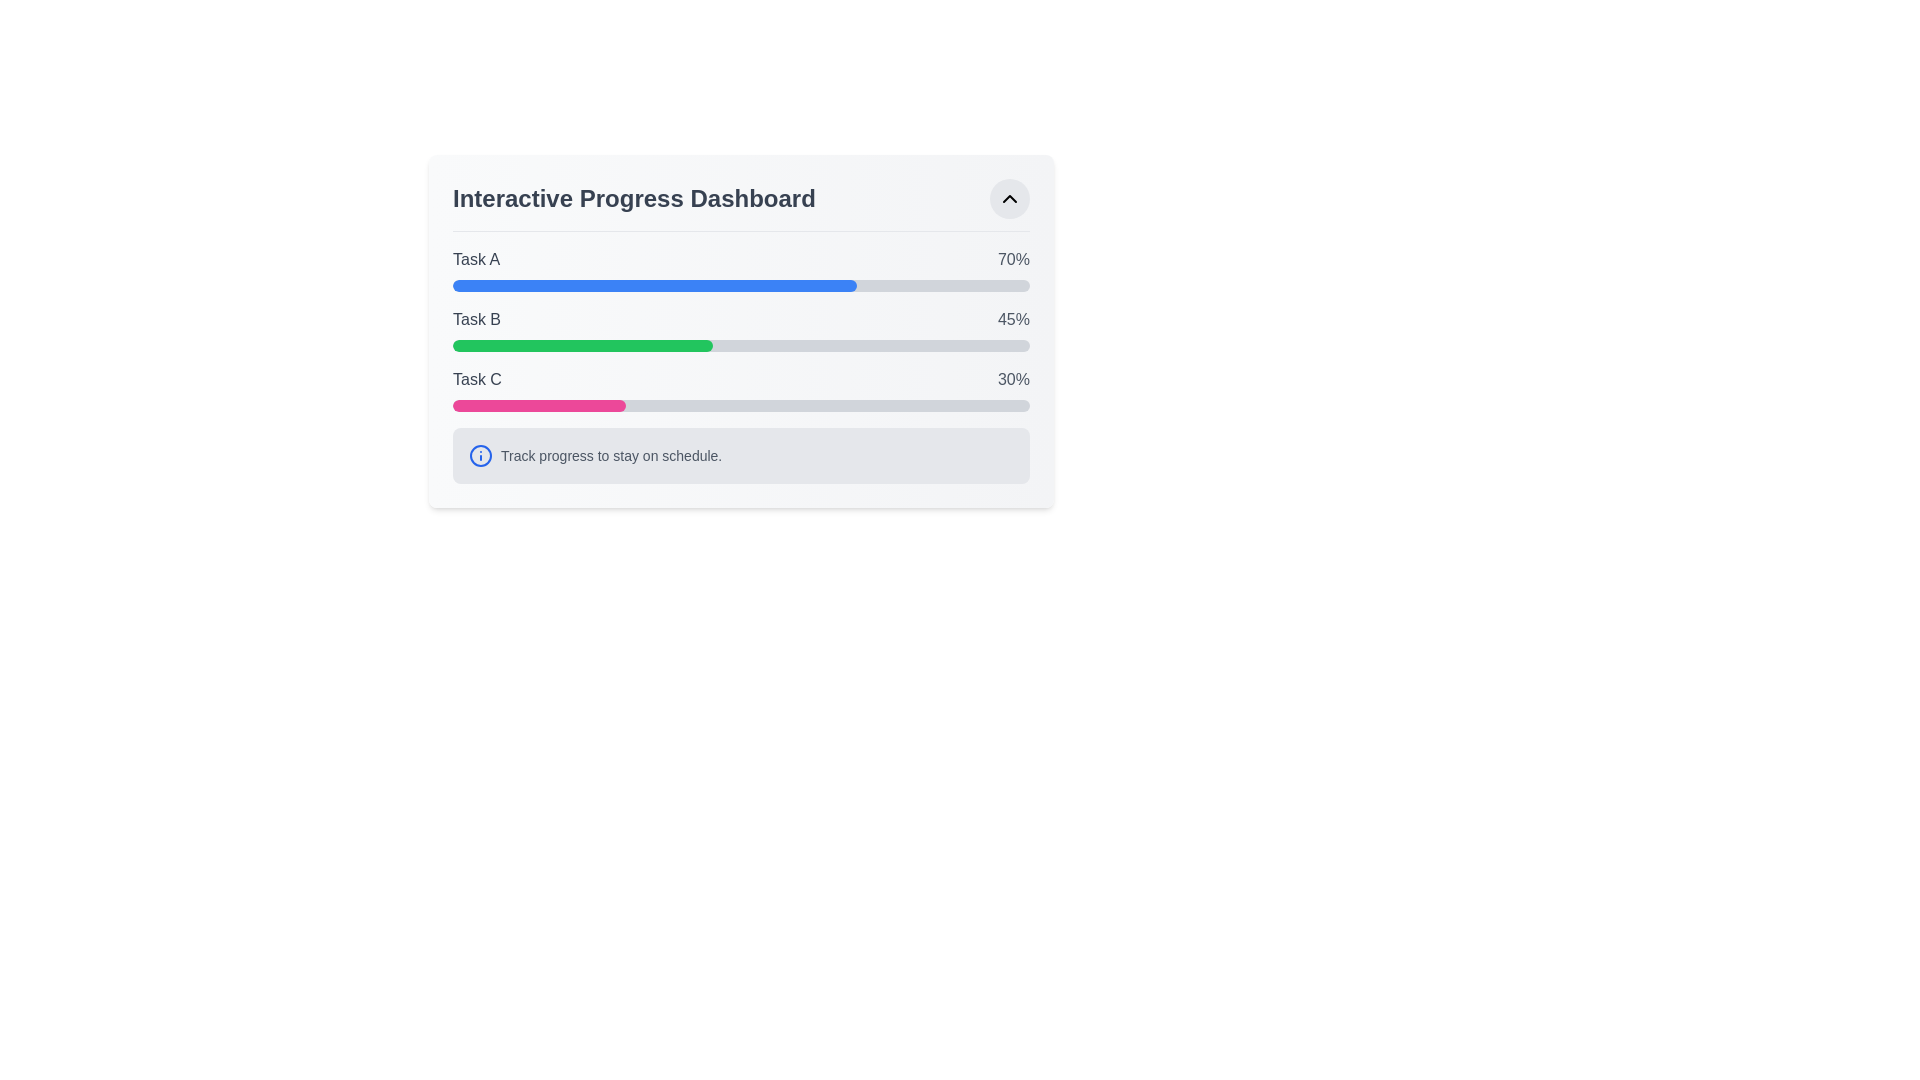 This screenshot has width=1920, height=1080. I want to click on the circular information icon with a blue outer border and a white center, so click(480, 455).